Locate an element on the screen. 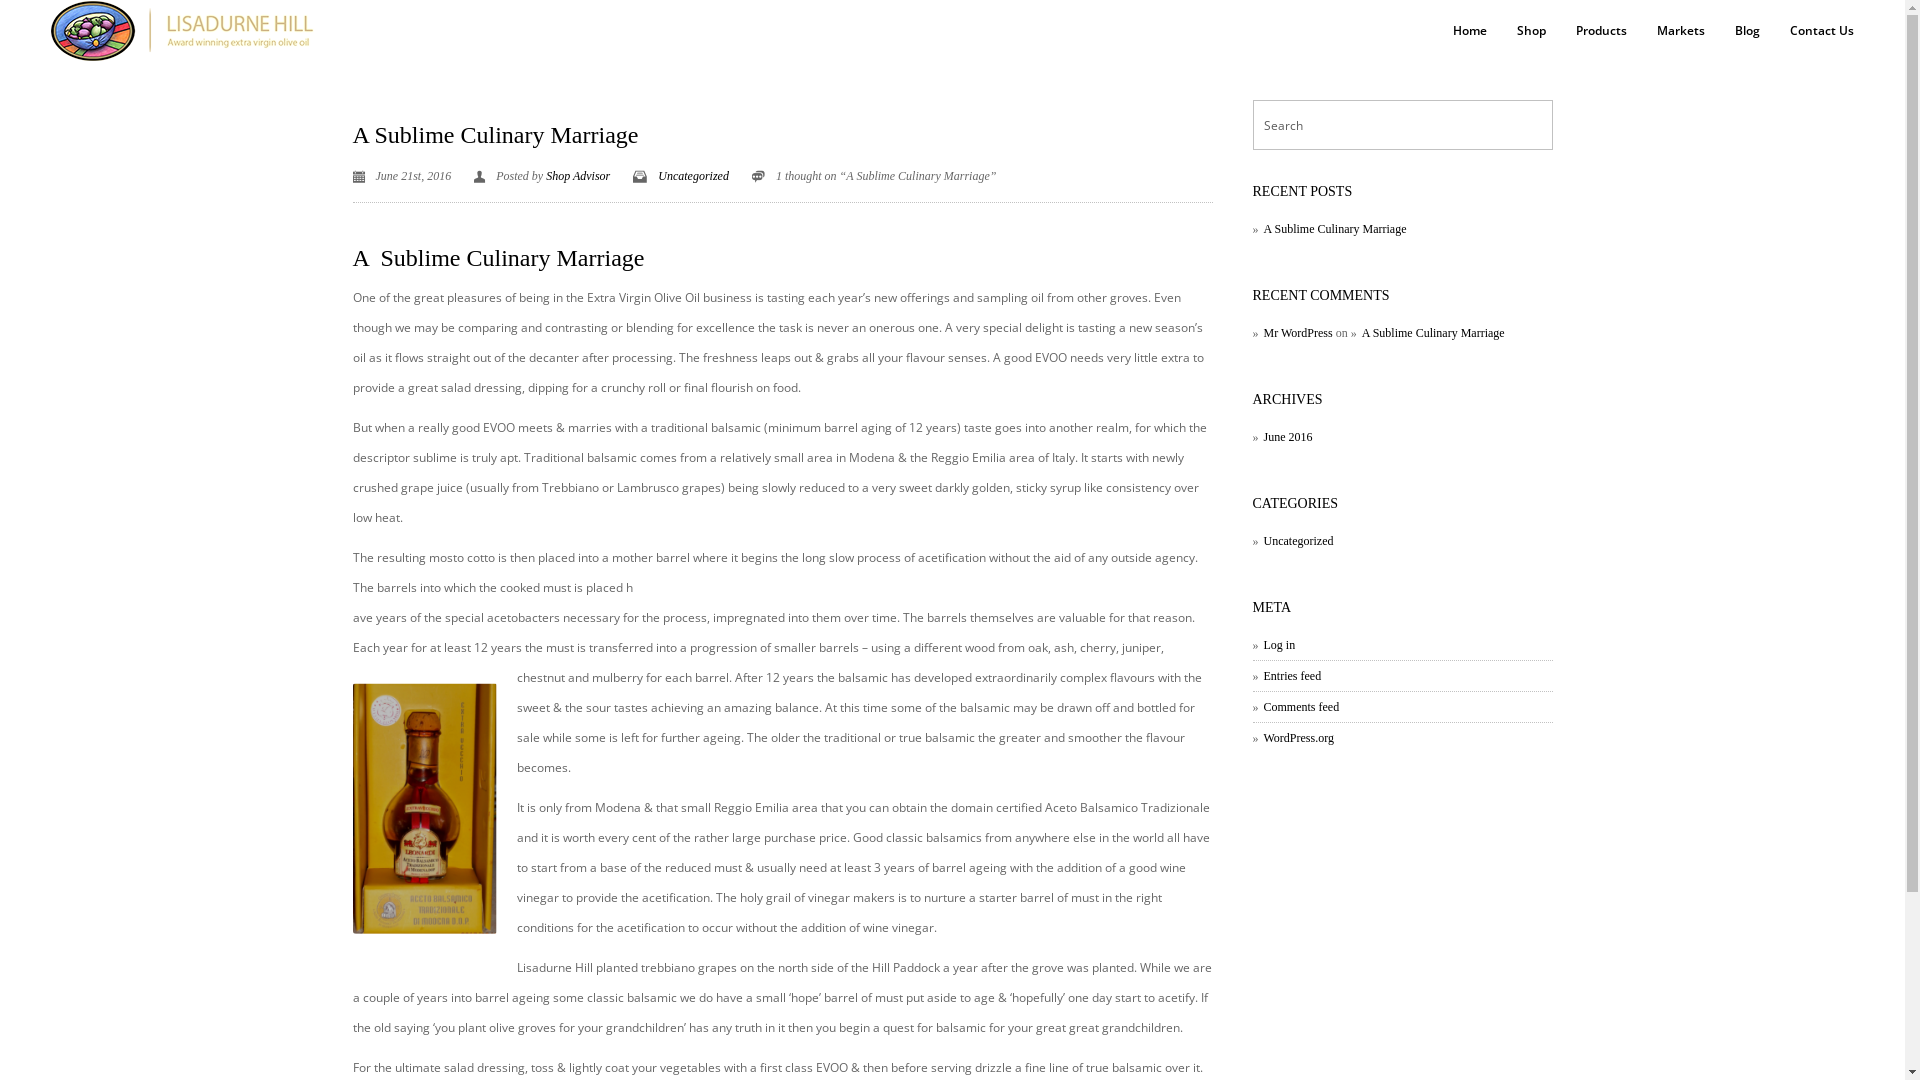 Image resolution: width=1920 pixels, height=1080 pixels. 'Search' is located at coordinates (21, 16).